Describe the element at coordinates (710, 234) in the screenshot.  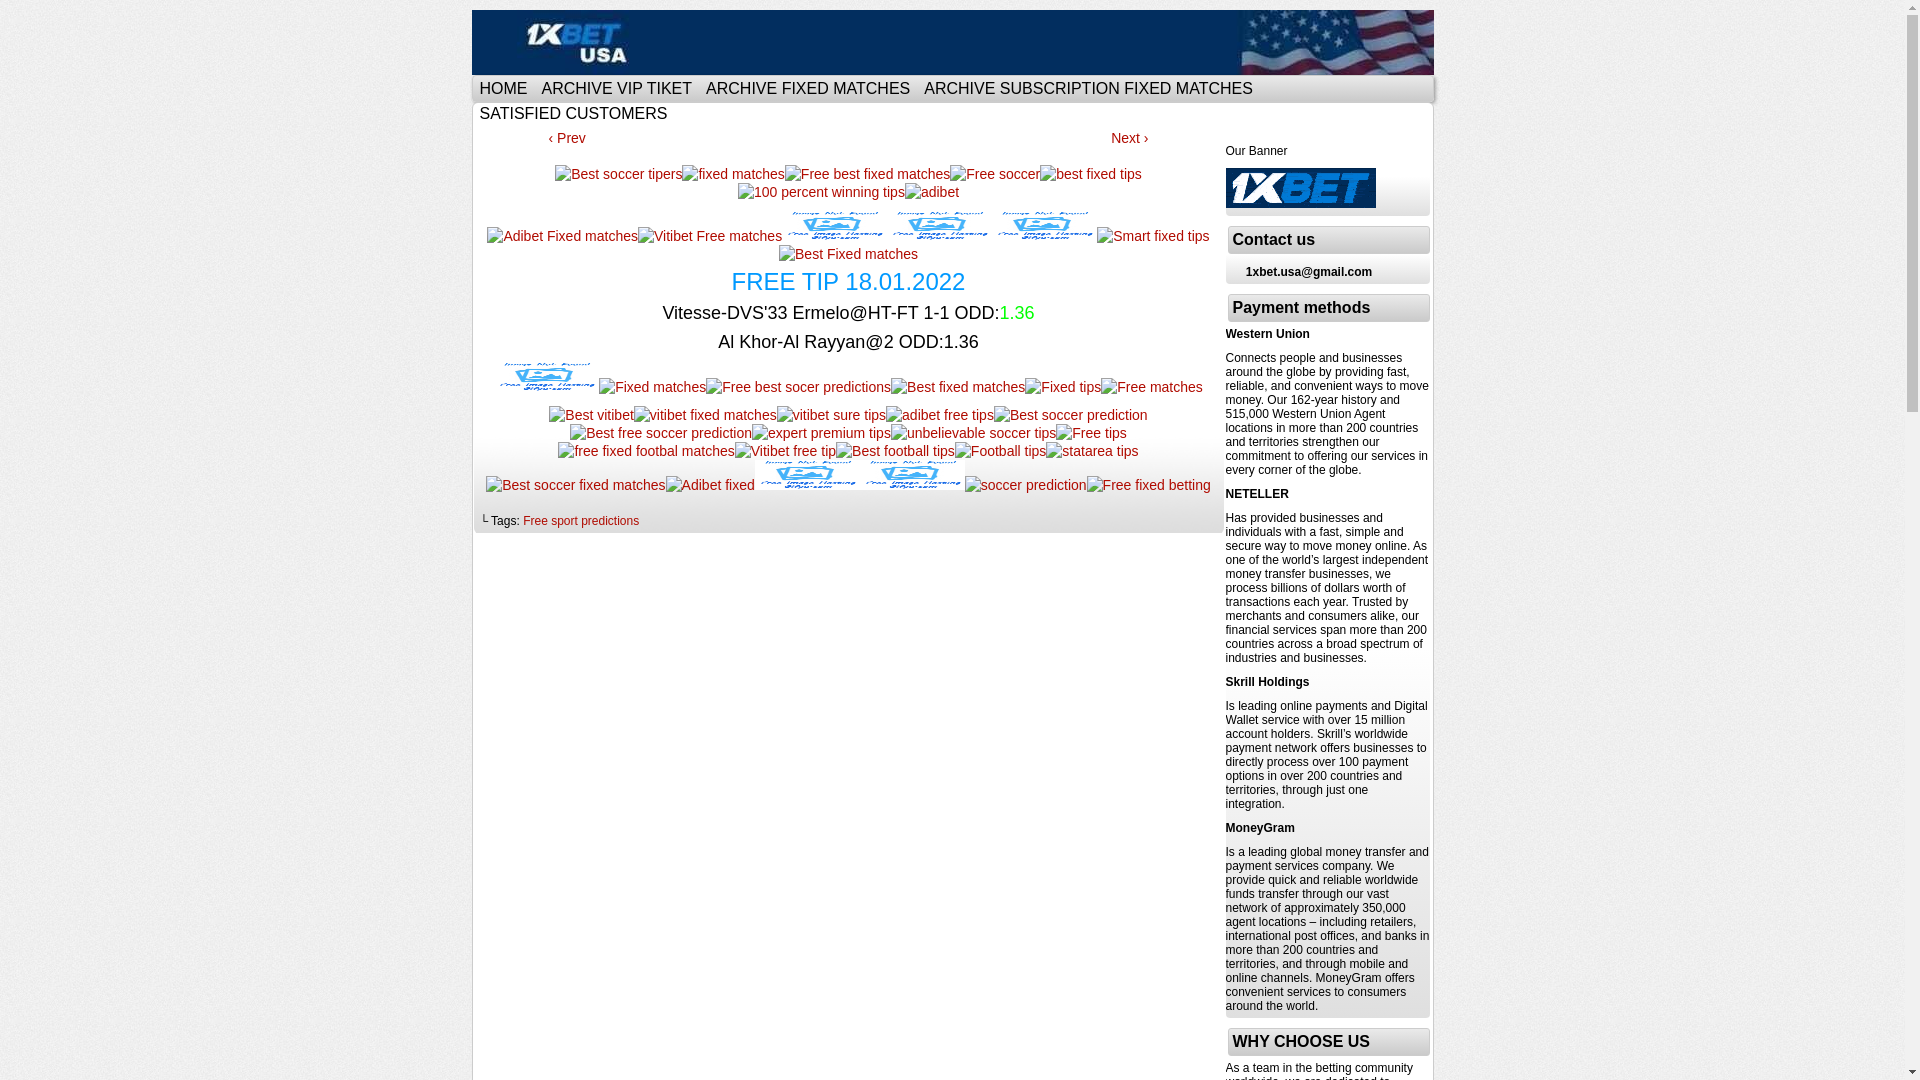
I see `'Vitibet Free matches'` at that location.